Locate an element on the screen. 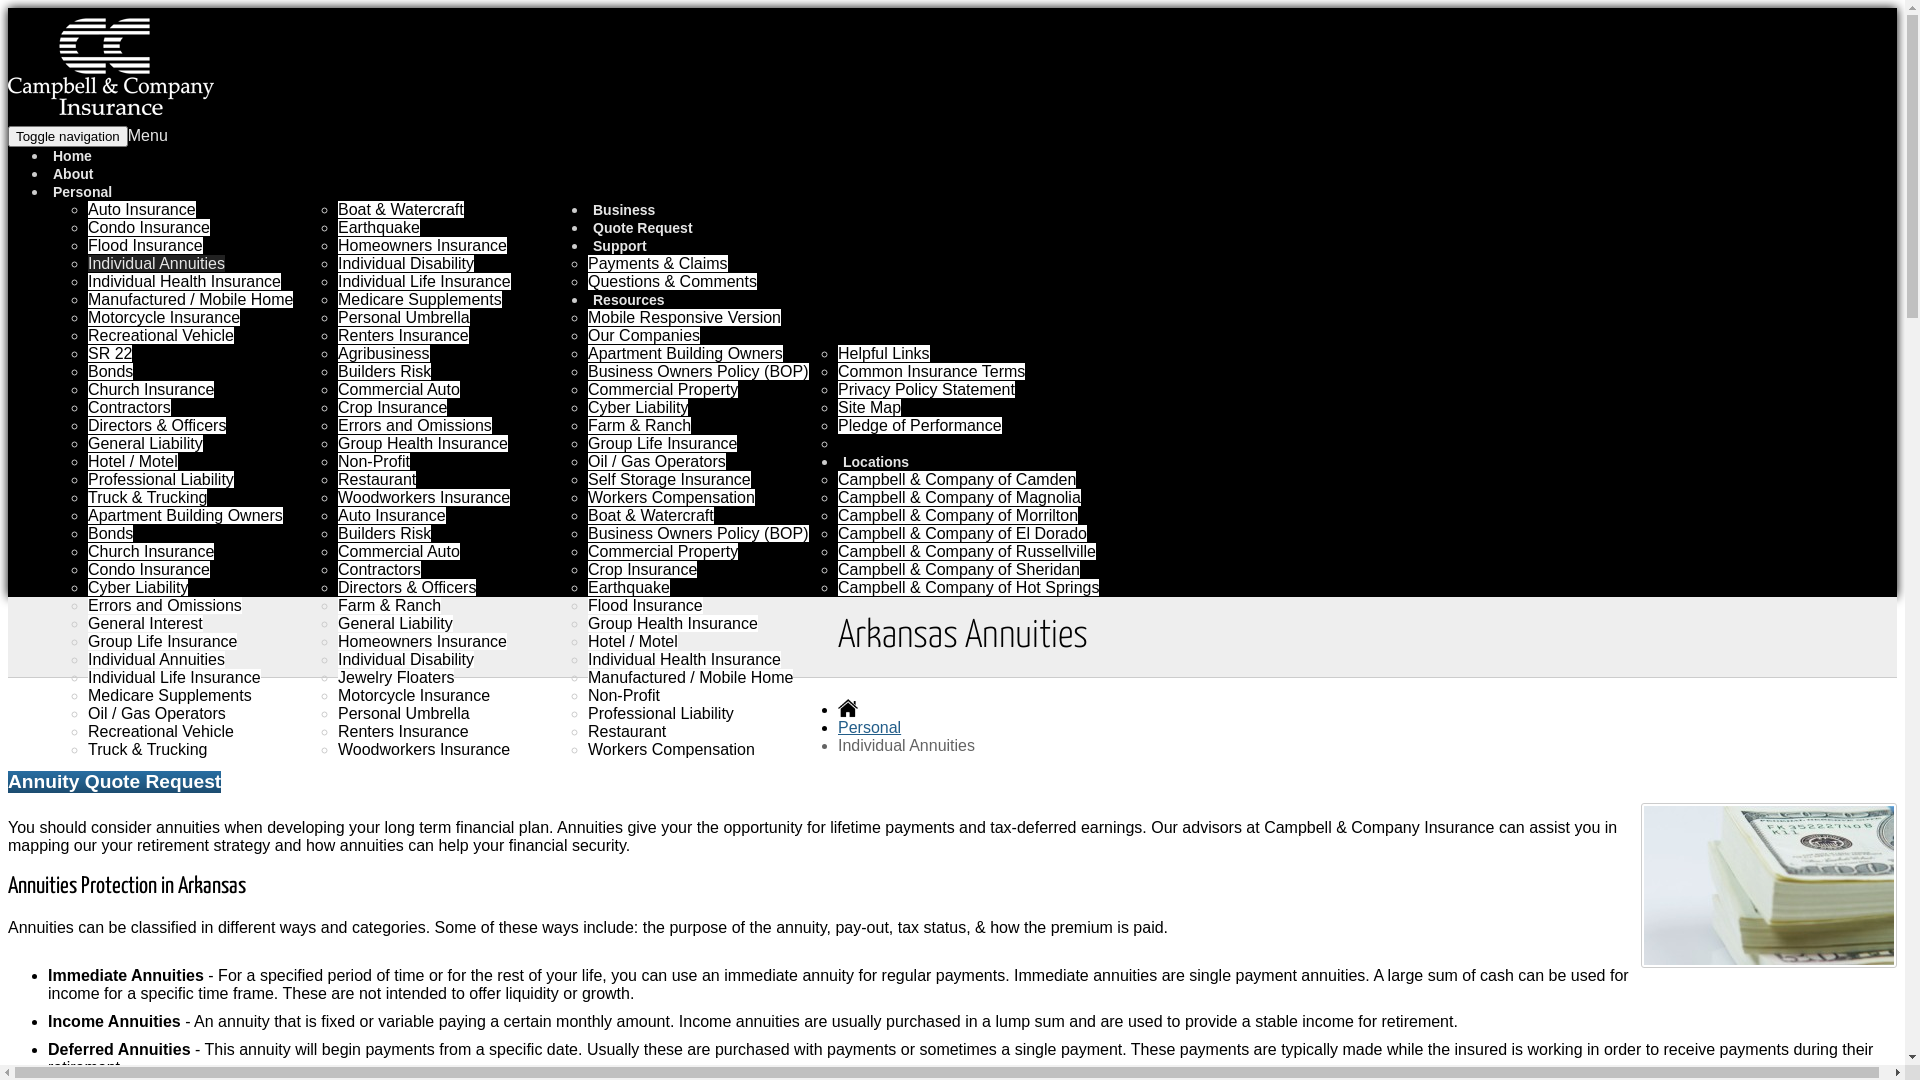 The image size is (1920, 1080). 'Pledge of Performance' is located at coordinates (919, 424).